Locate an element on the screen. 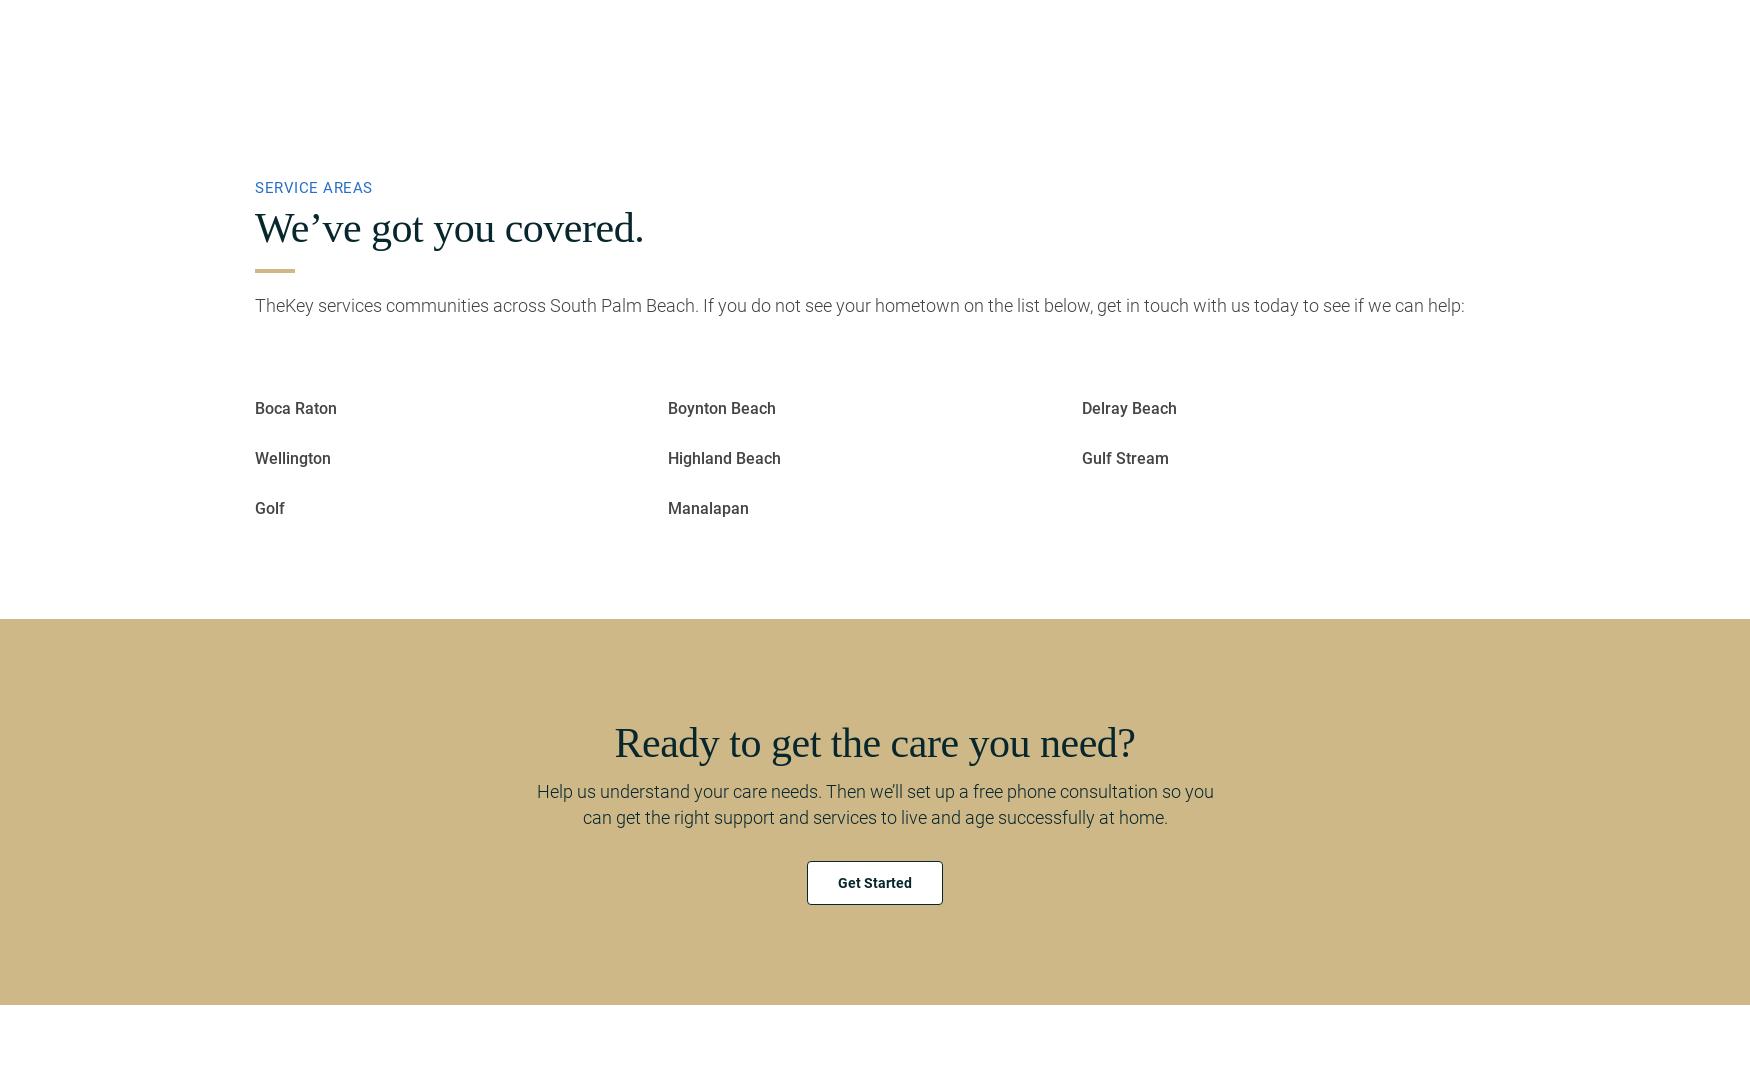 This screenshot has height=1069, width=1750. 'Highland Beach' is located at coordinates (724, 457).